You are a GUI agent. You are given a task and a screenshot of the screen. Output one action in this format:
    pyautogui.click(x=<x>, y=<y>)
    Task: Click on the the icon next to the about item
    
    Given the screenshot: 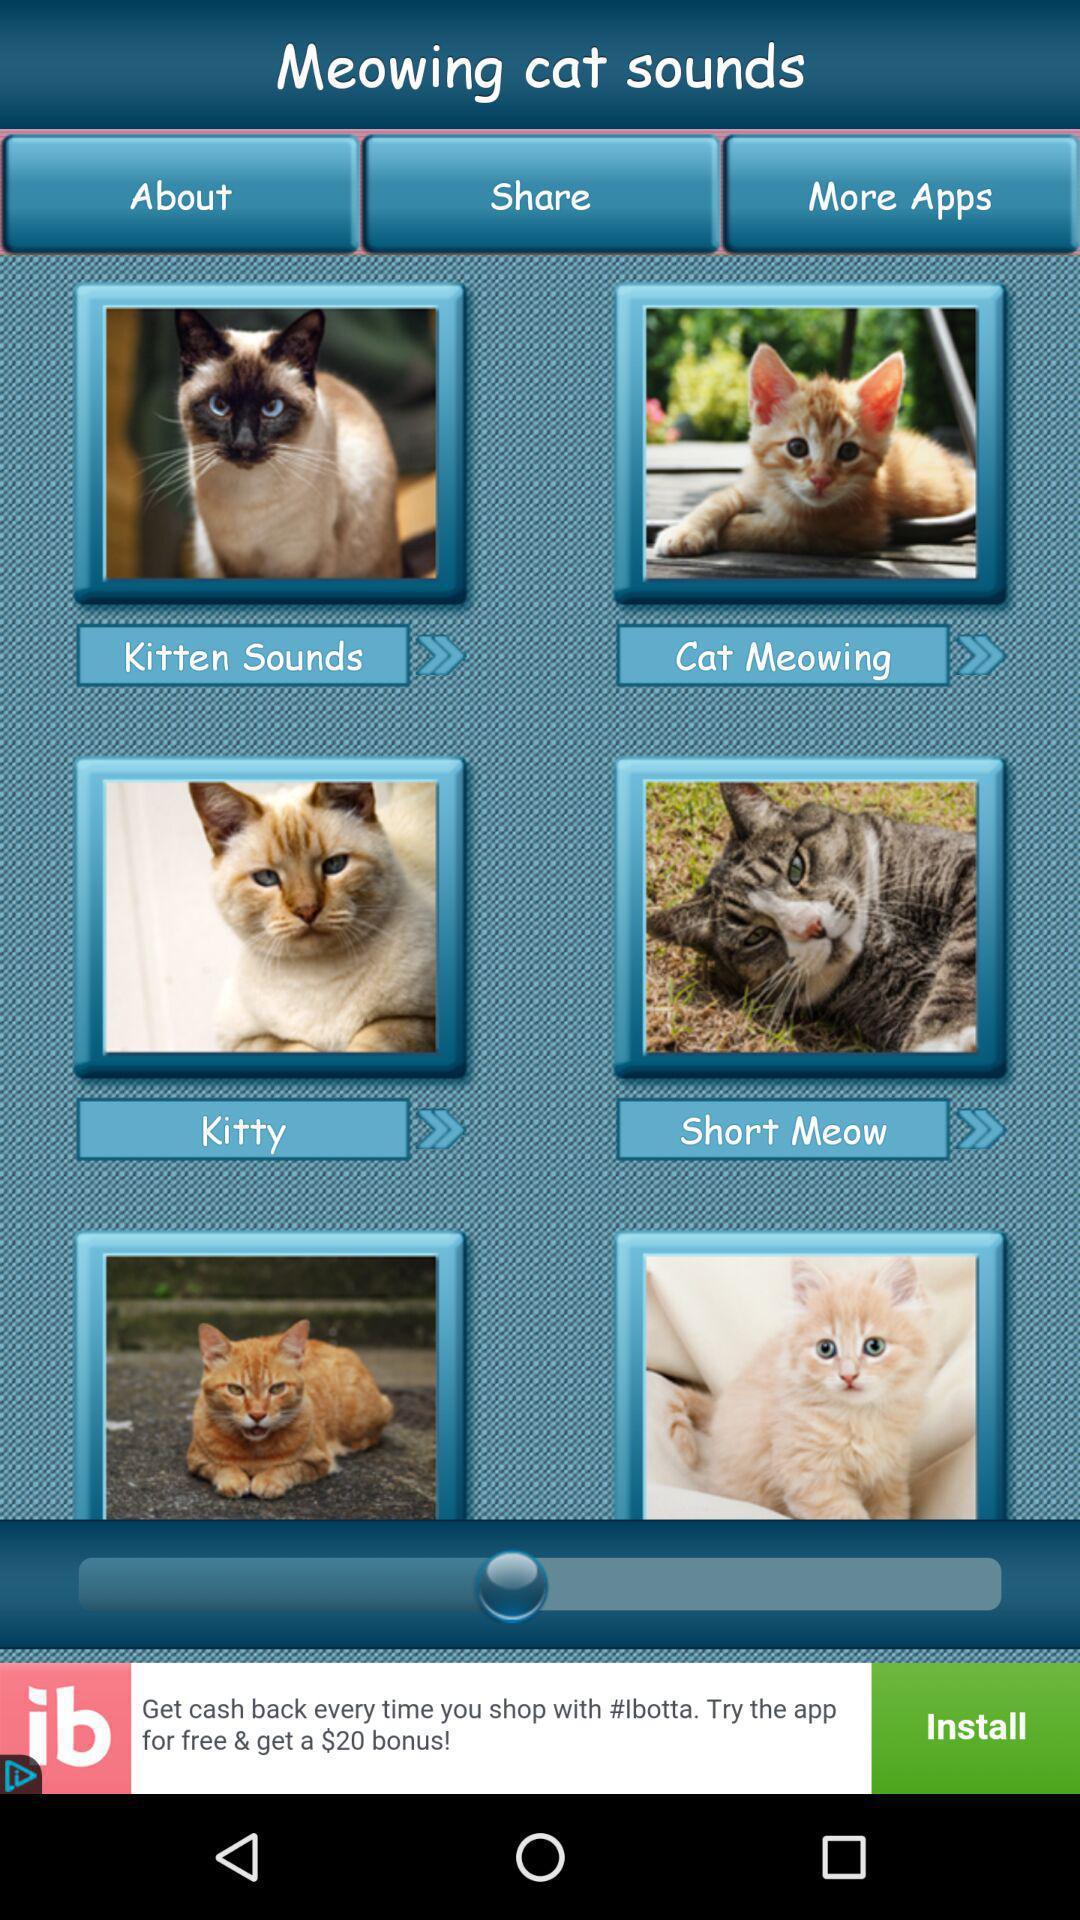 What is the action you would take?
    pyautogui.click(x=540, y=194)
    